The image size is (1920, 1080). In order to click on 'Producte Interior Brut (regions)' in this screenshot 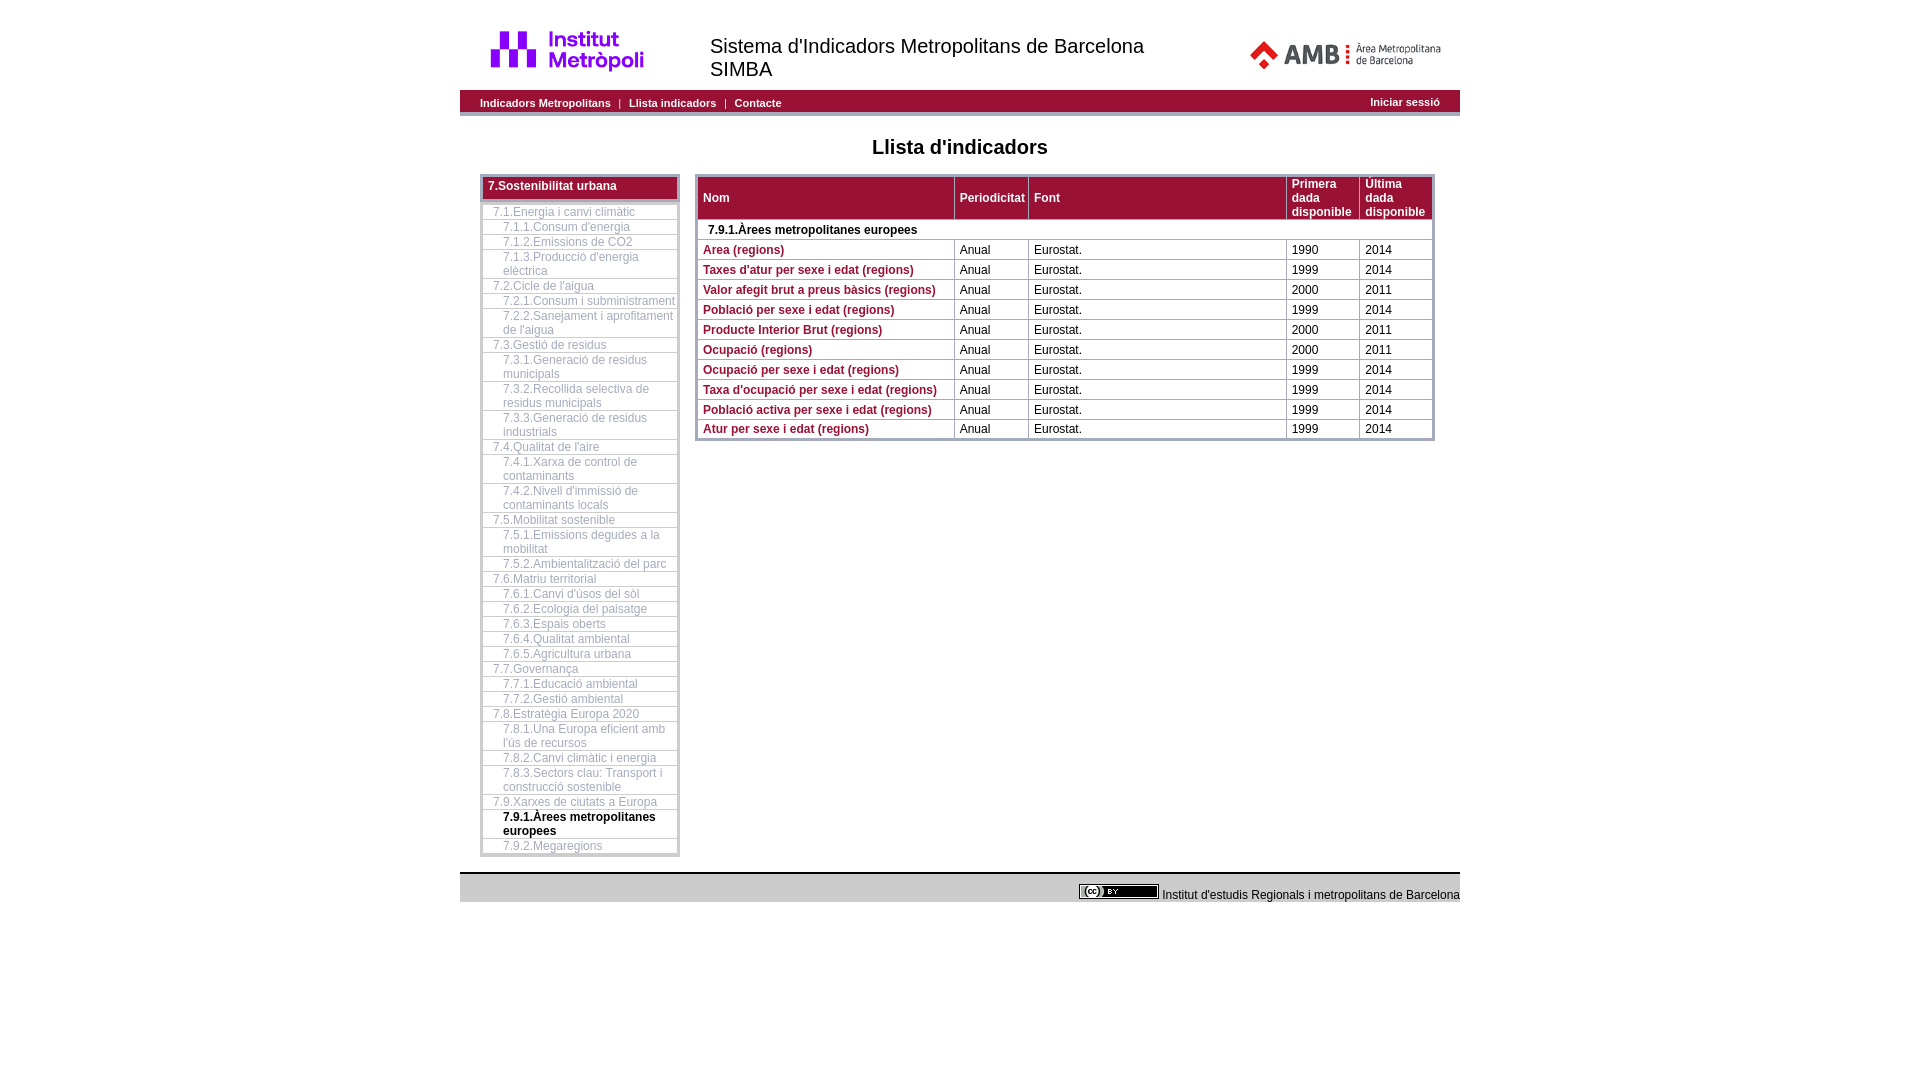, I will do `click(791, 327)`.